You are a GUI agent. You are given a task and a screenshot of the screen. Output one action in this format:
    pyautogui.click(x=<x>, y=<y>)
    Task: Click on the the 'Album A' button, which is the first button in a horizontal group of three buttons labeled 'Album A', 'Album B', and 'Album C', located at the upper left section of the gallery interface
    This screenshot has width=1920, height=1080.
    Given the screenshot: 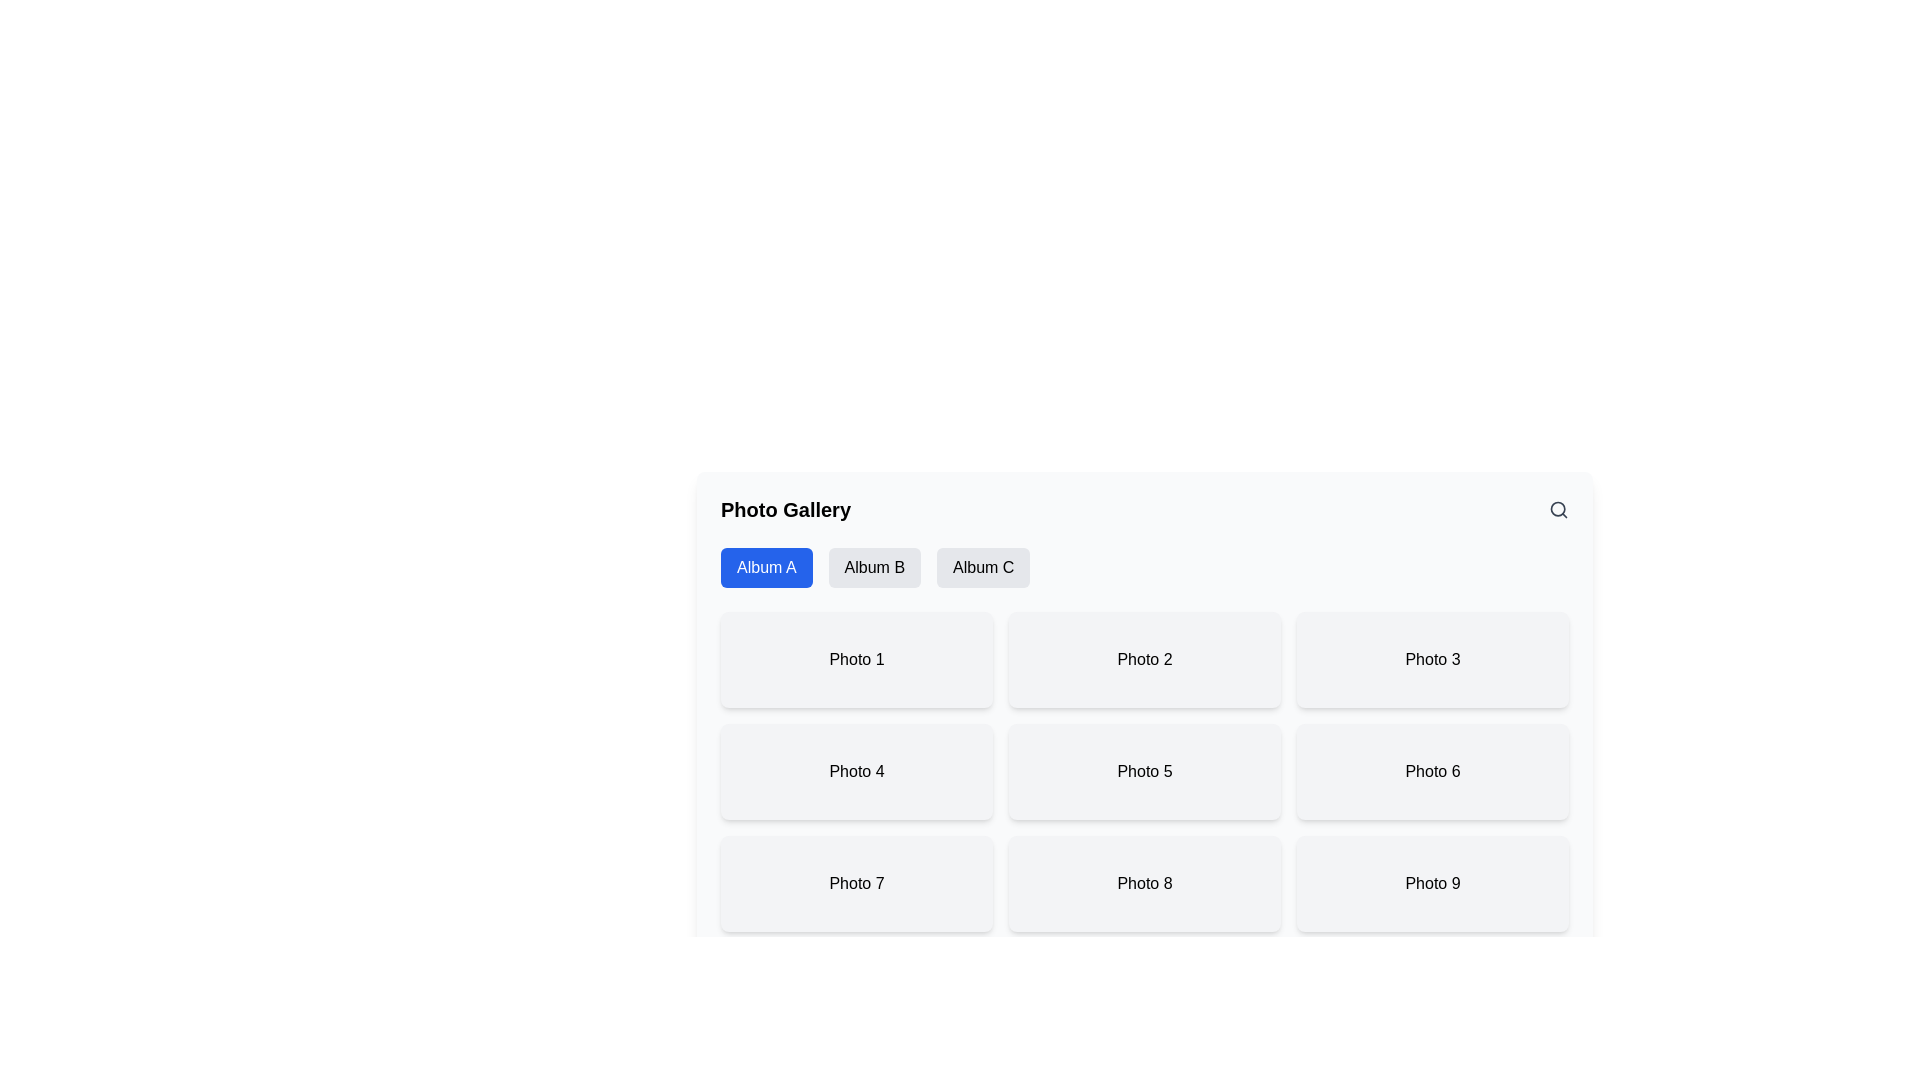 What is the action you would take?
    pyautogui.click(x=765, y=567)
    